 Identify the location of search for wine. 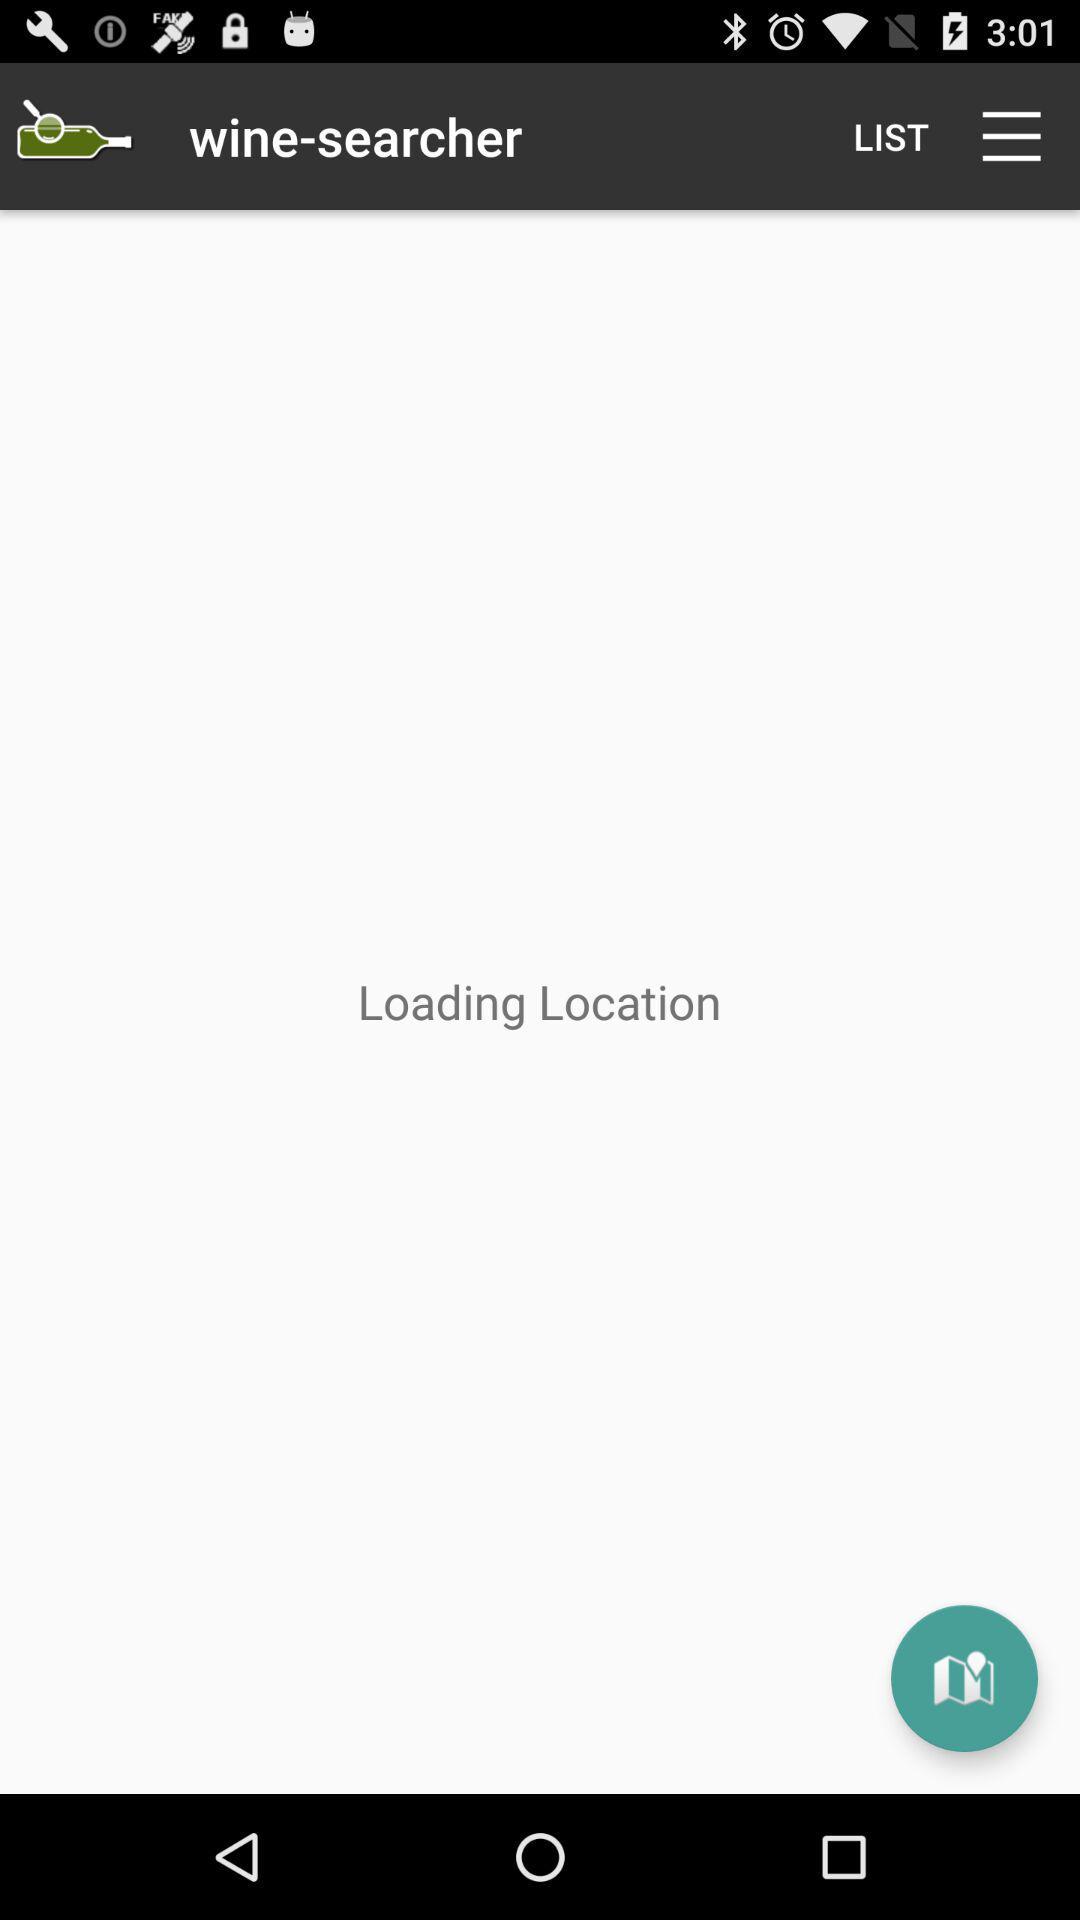
(72, 135).